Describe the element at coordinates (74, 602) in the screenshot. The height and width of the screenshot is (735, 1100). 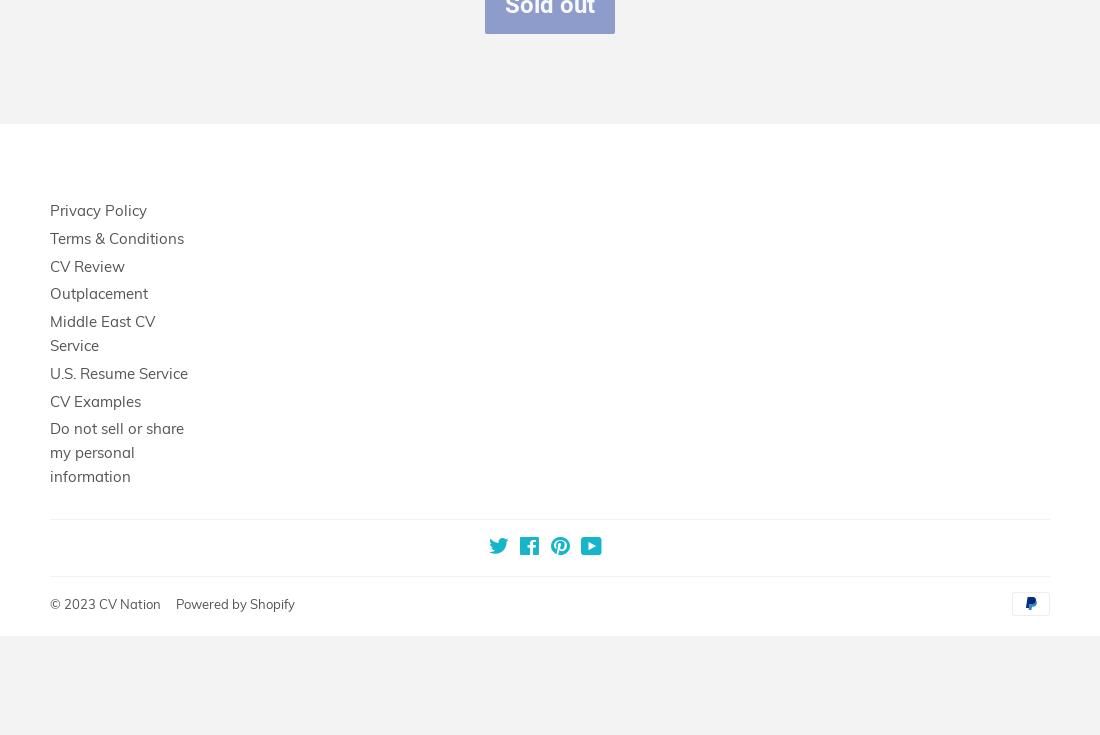
I see `'© 2023'` at that location.